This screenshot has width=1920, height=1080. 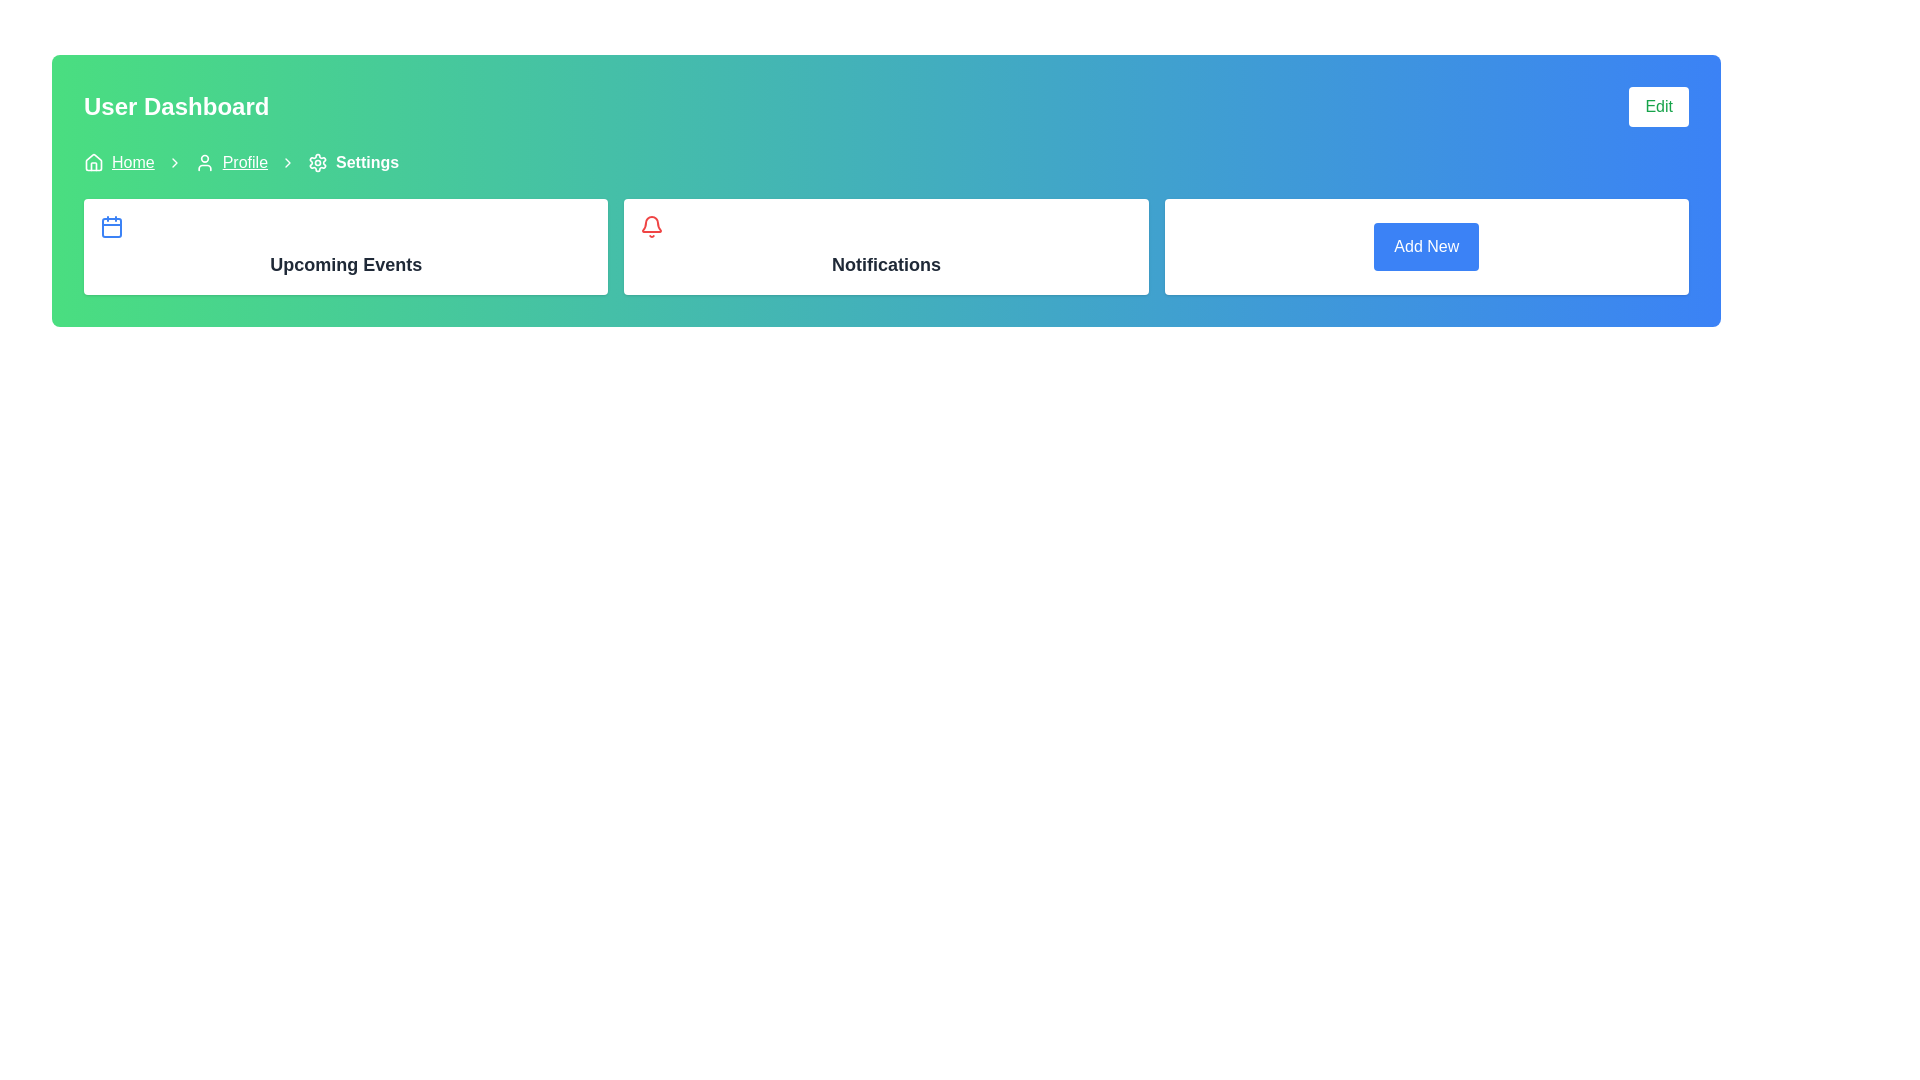 What do you see at coordinates (652, 226) in the screenshot?
I see `the bell-shaped notification icon with a red stroke color, positioned above the text 'Notifications' in the second card from the left` at bounding box center [652, 226].